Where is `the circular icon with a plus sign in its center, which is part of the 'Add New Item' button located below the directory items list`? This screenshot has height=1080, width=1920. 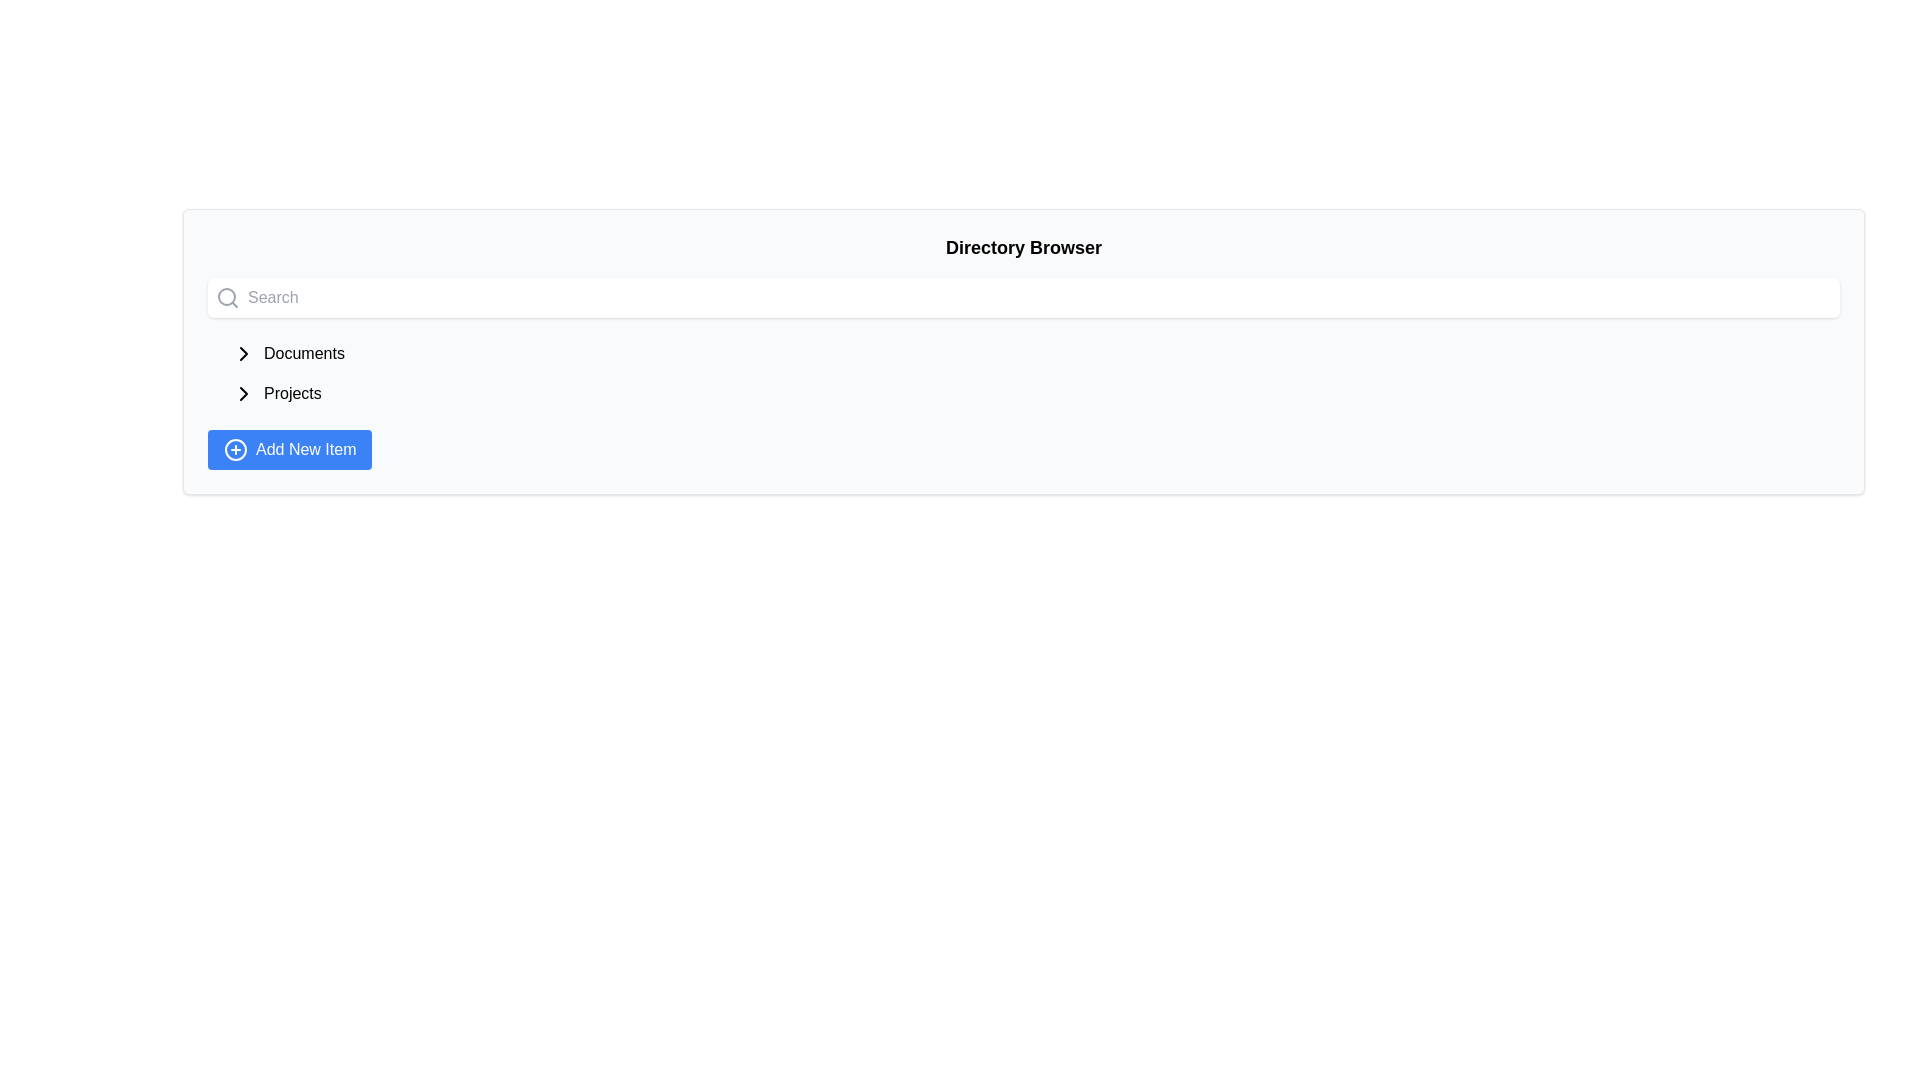
the circular icon with a plus sign in its center, which is part of the 'Add New Item' button located below the directory items list is located at coordinates (235, 450).